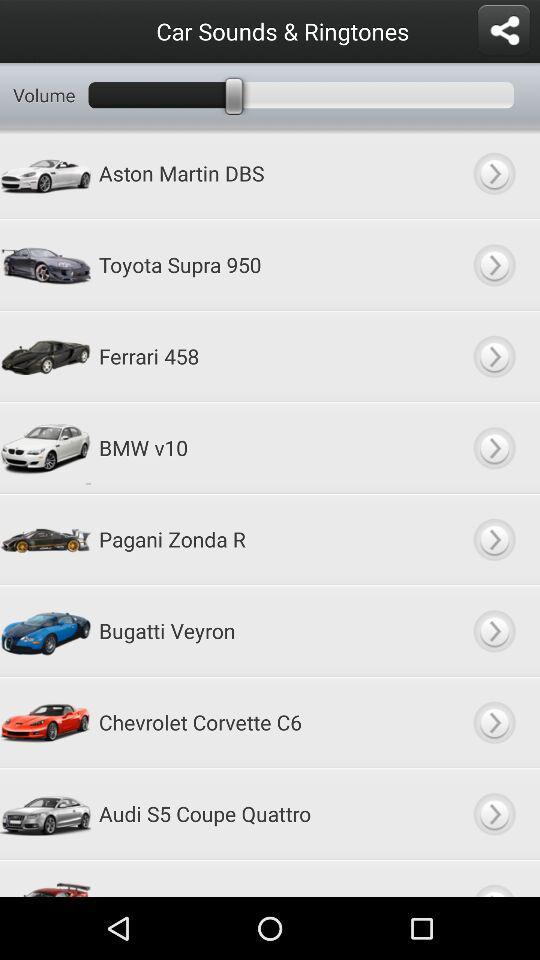 Image resolution: width=540 pixels, height=960 pixels. Describe the element at coordinates (493, 356) in the screenshot. I see `go next` at that location.